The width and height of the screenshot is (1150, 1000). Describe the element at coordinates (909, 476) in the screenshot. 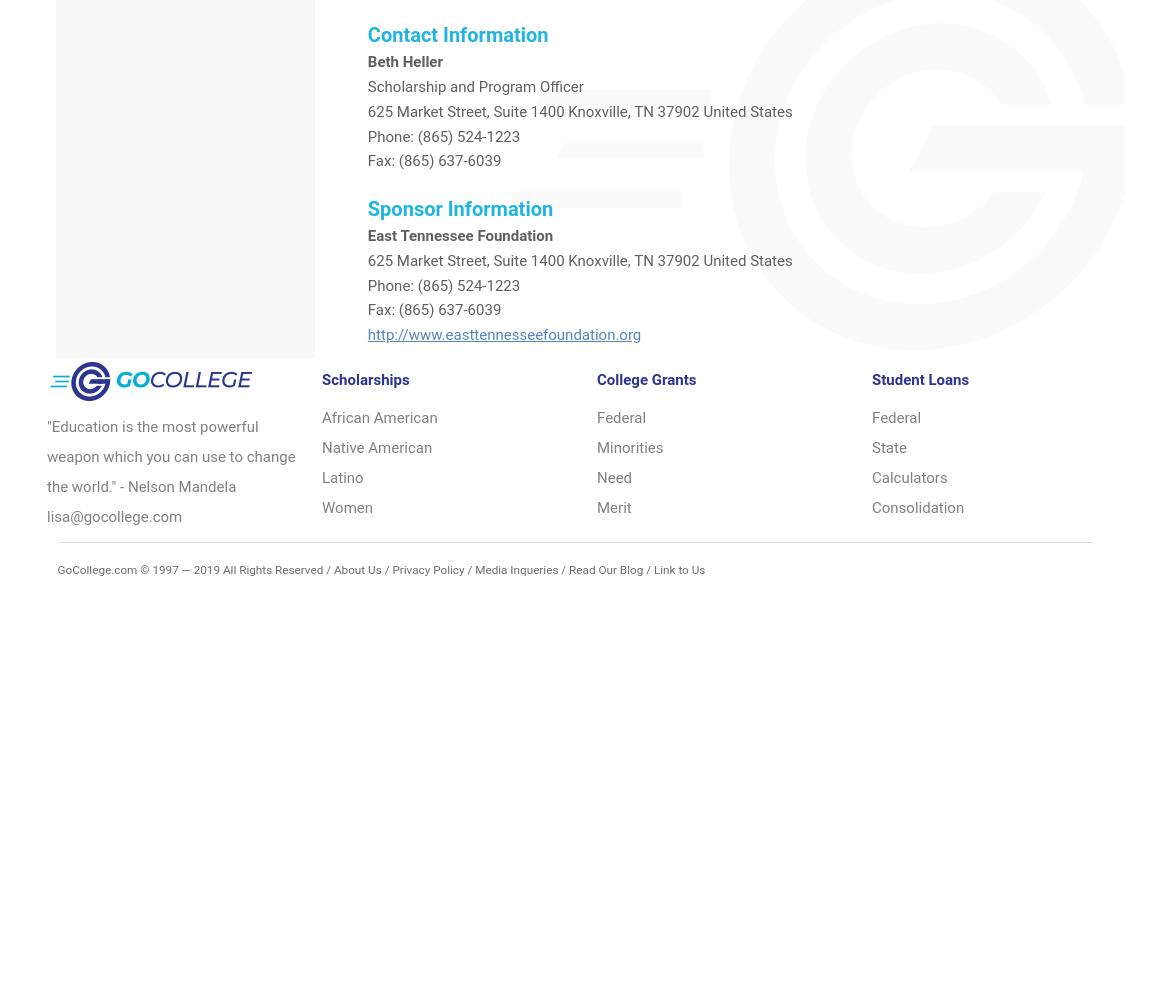

I see `'Calculators'` at that location.